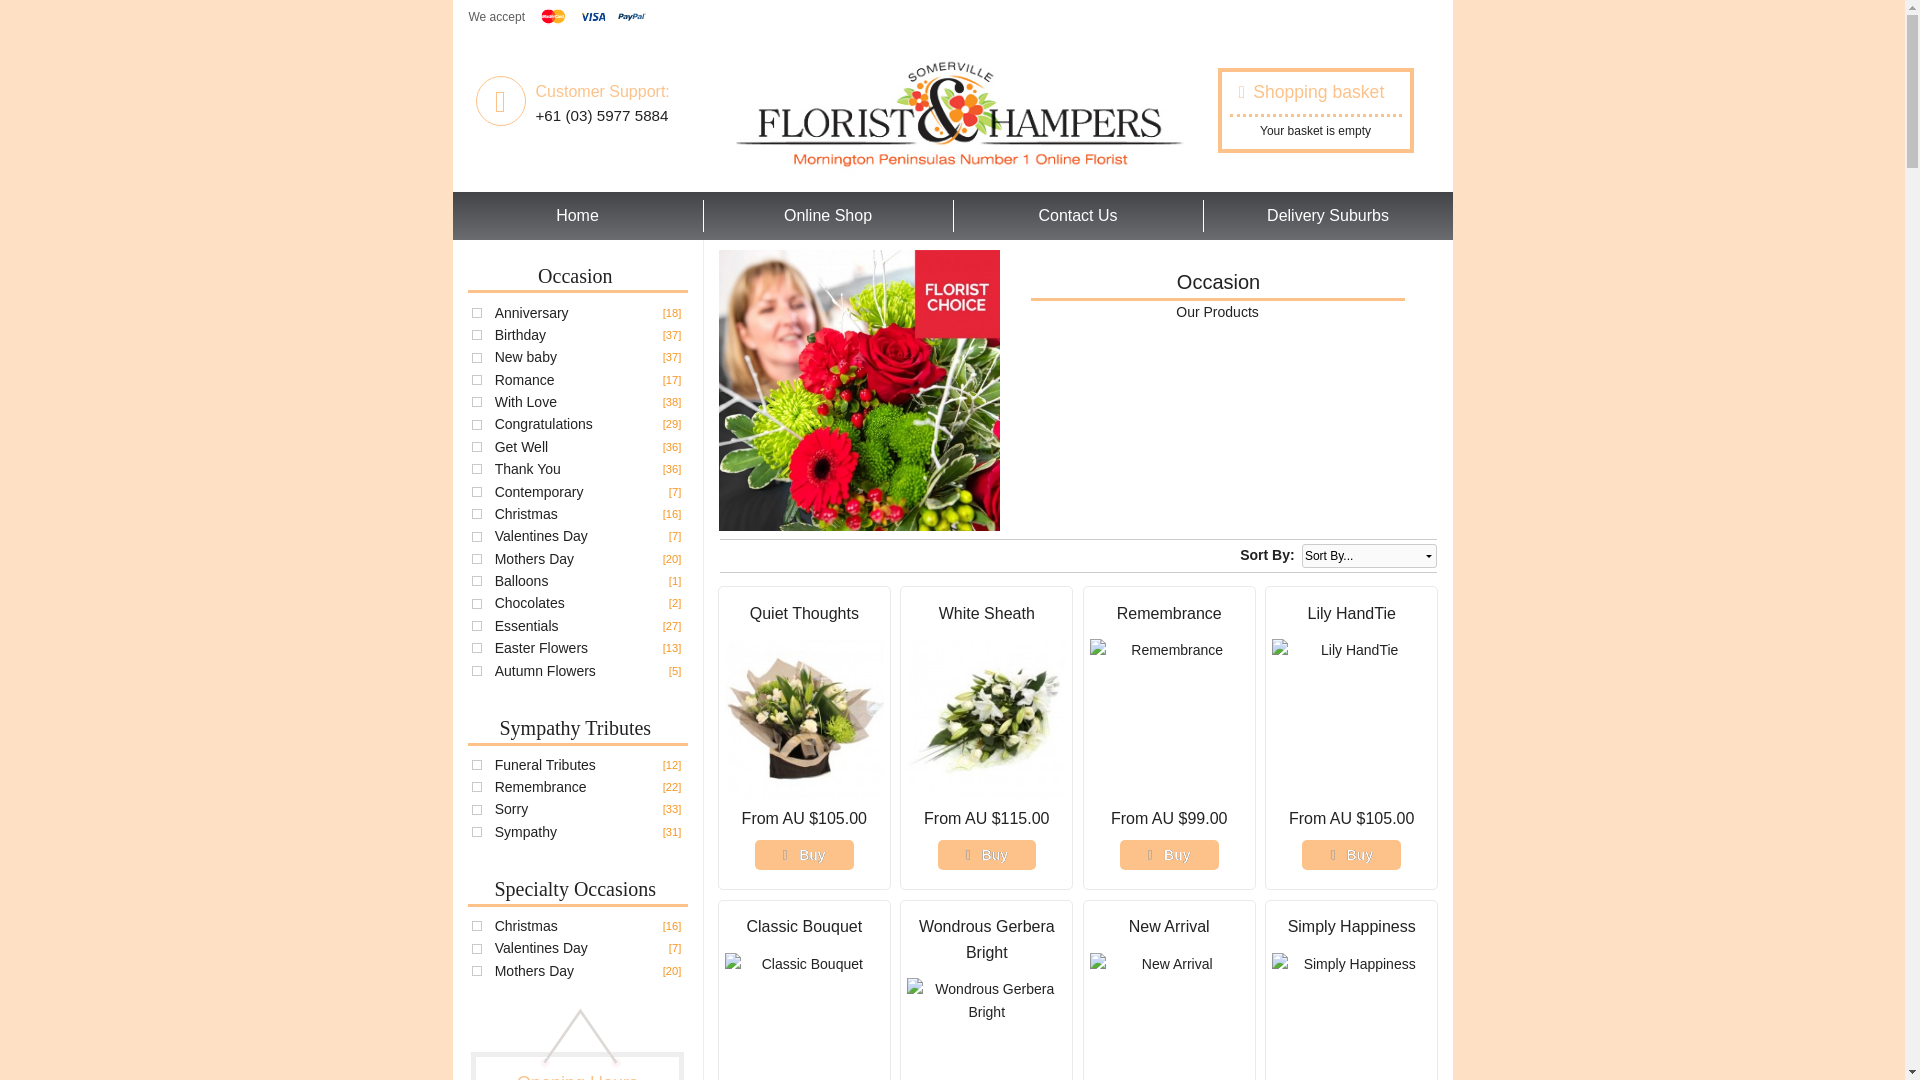 This screenshot has width=1920, height=1080. I want to click on 'Shopping basket', so click(1237, 92).